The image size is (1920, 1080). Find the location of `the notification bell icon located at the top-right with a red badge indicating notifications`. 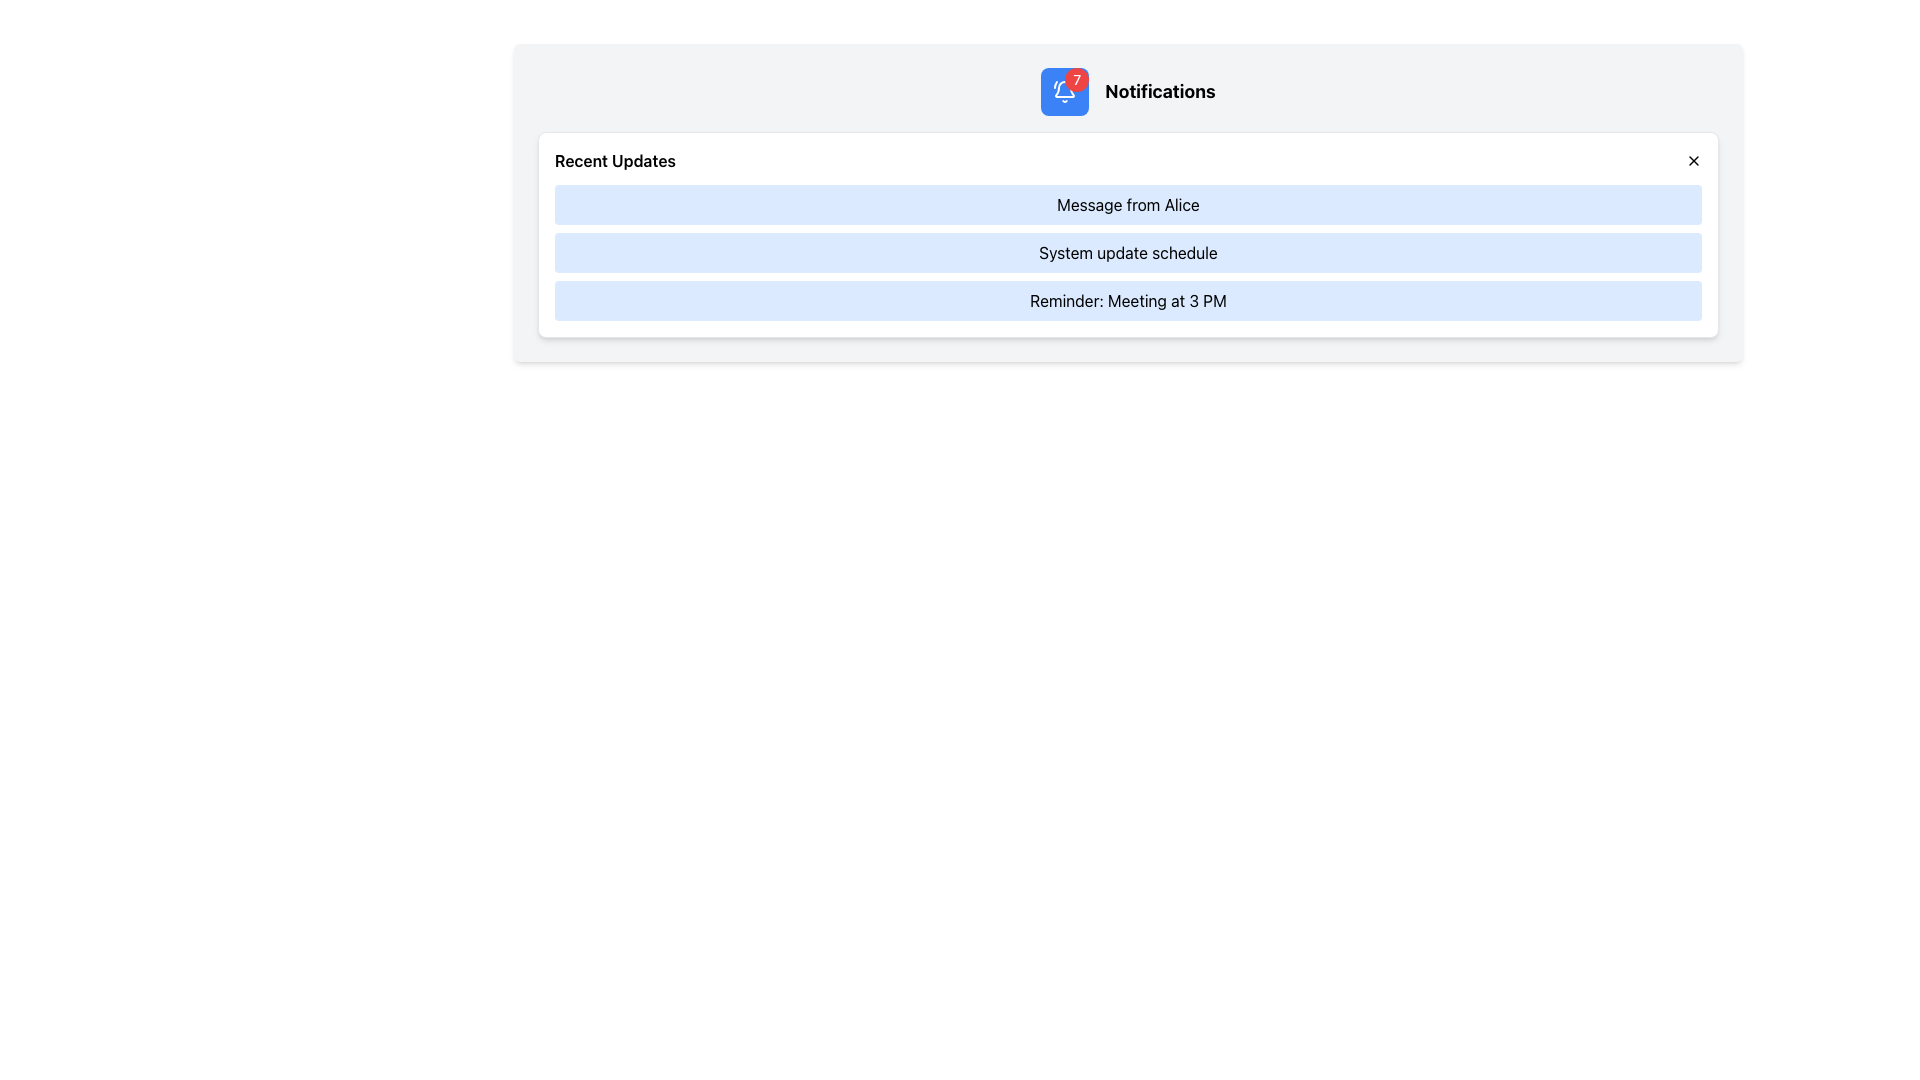

the notification bell icon located at the top-right with a red badge indicating notifications is located at coordinates (1064, 92).